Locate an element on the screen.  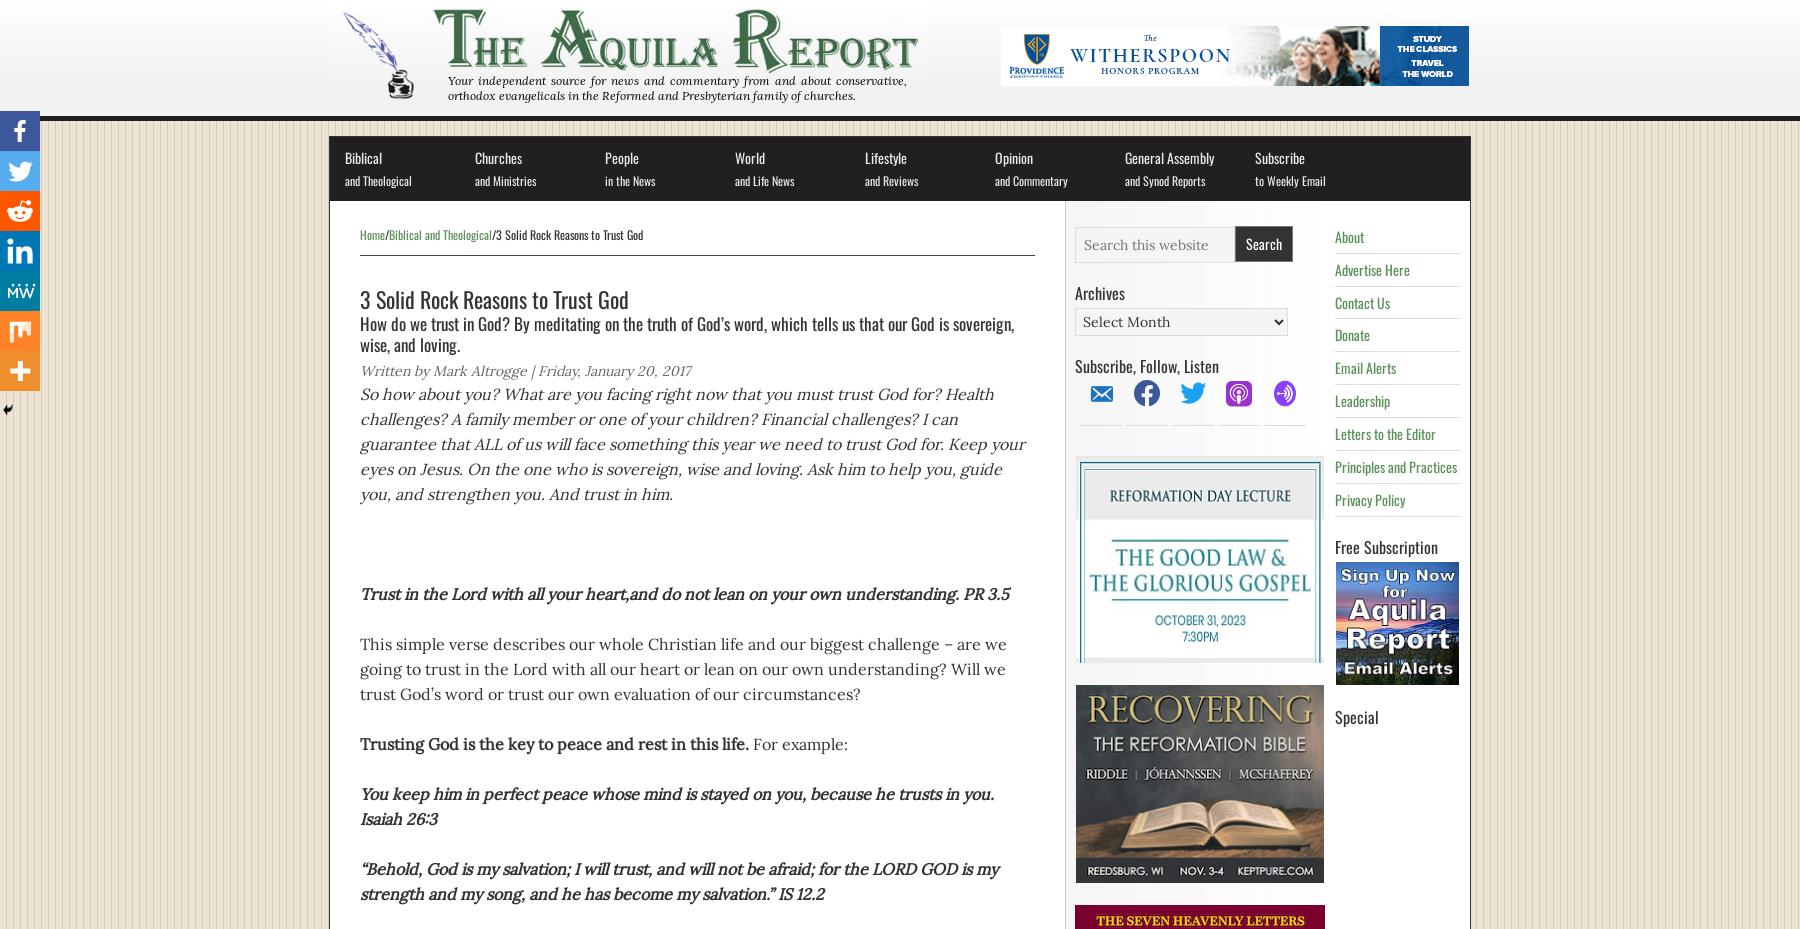
'Email Alerts' is located at coordinates (1364, 367).